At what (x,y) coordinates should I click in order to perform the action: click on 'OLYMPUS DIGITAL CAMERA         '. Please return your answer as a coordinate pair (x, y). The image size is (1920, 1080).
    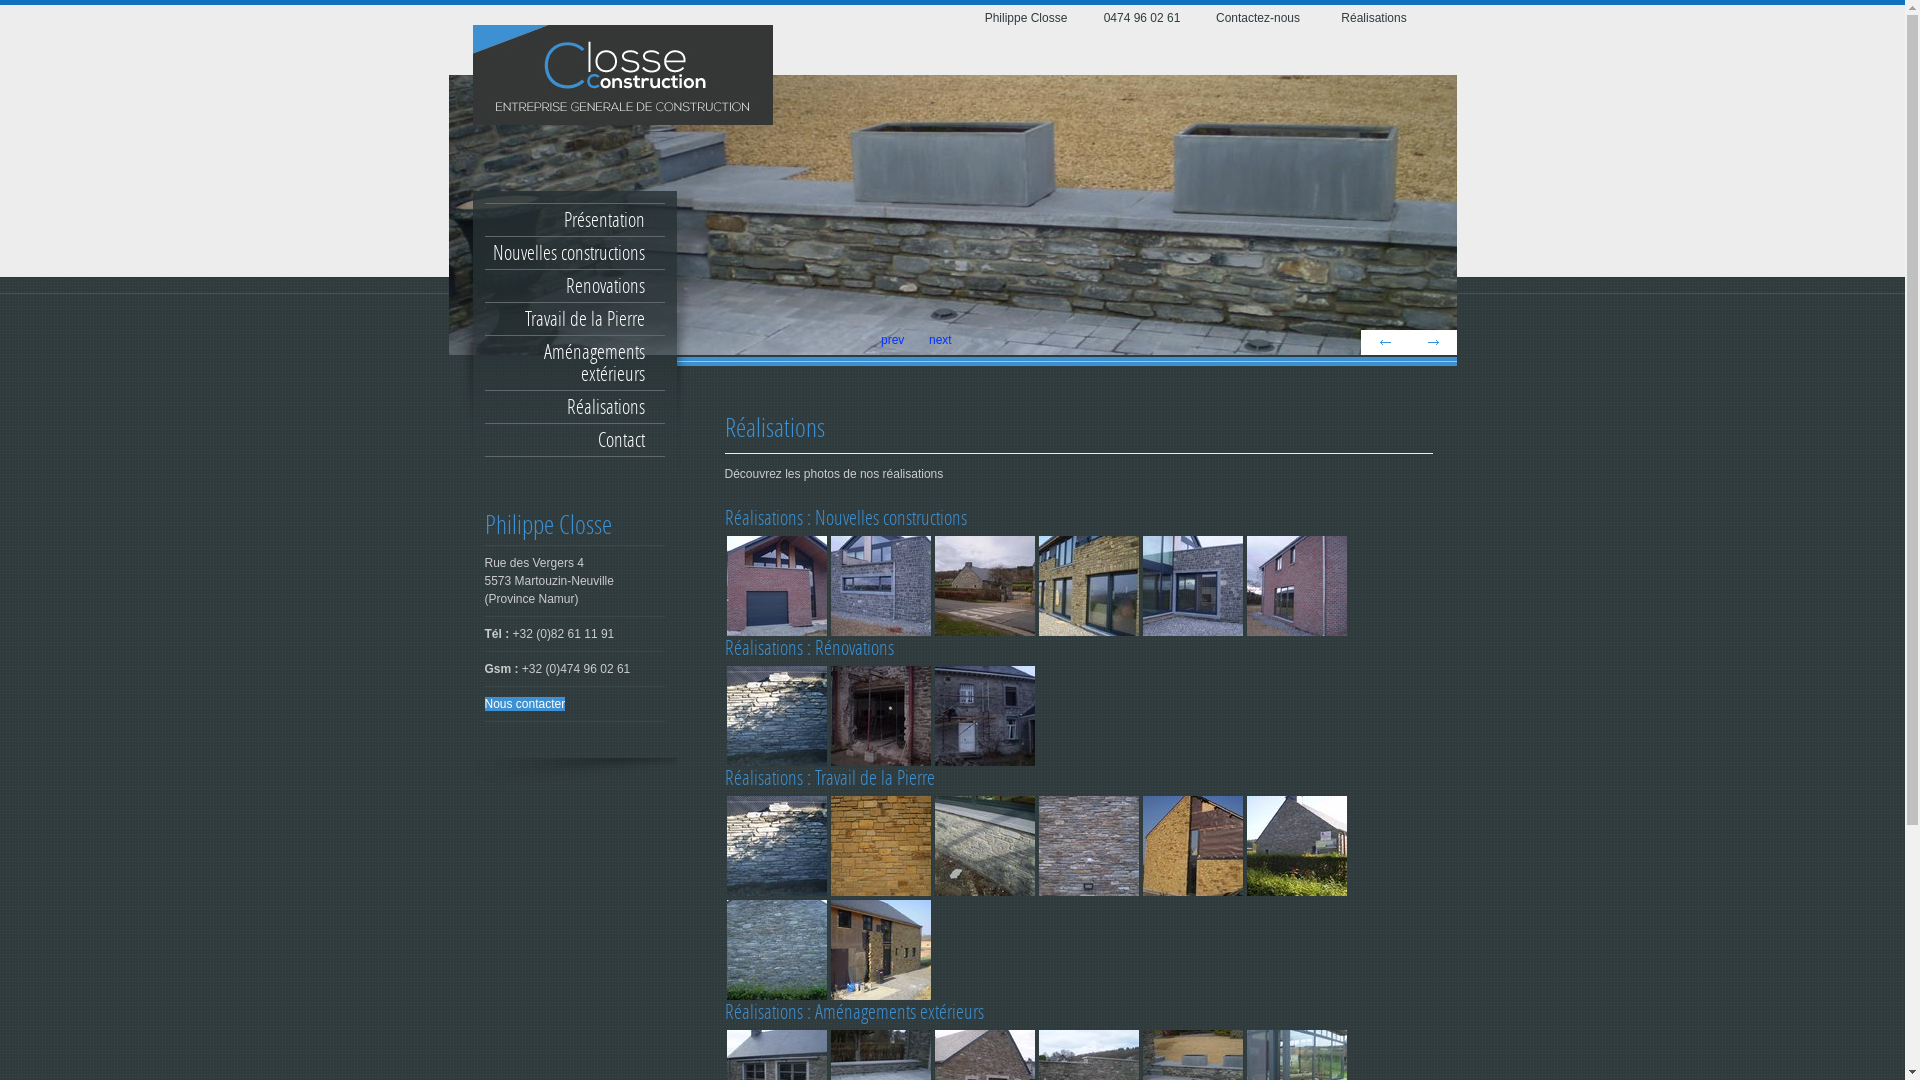
    Looking at the image, I should click on (983, 715).